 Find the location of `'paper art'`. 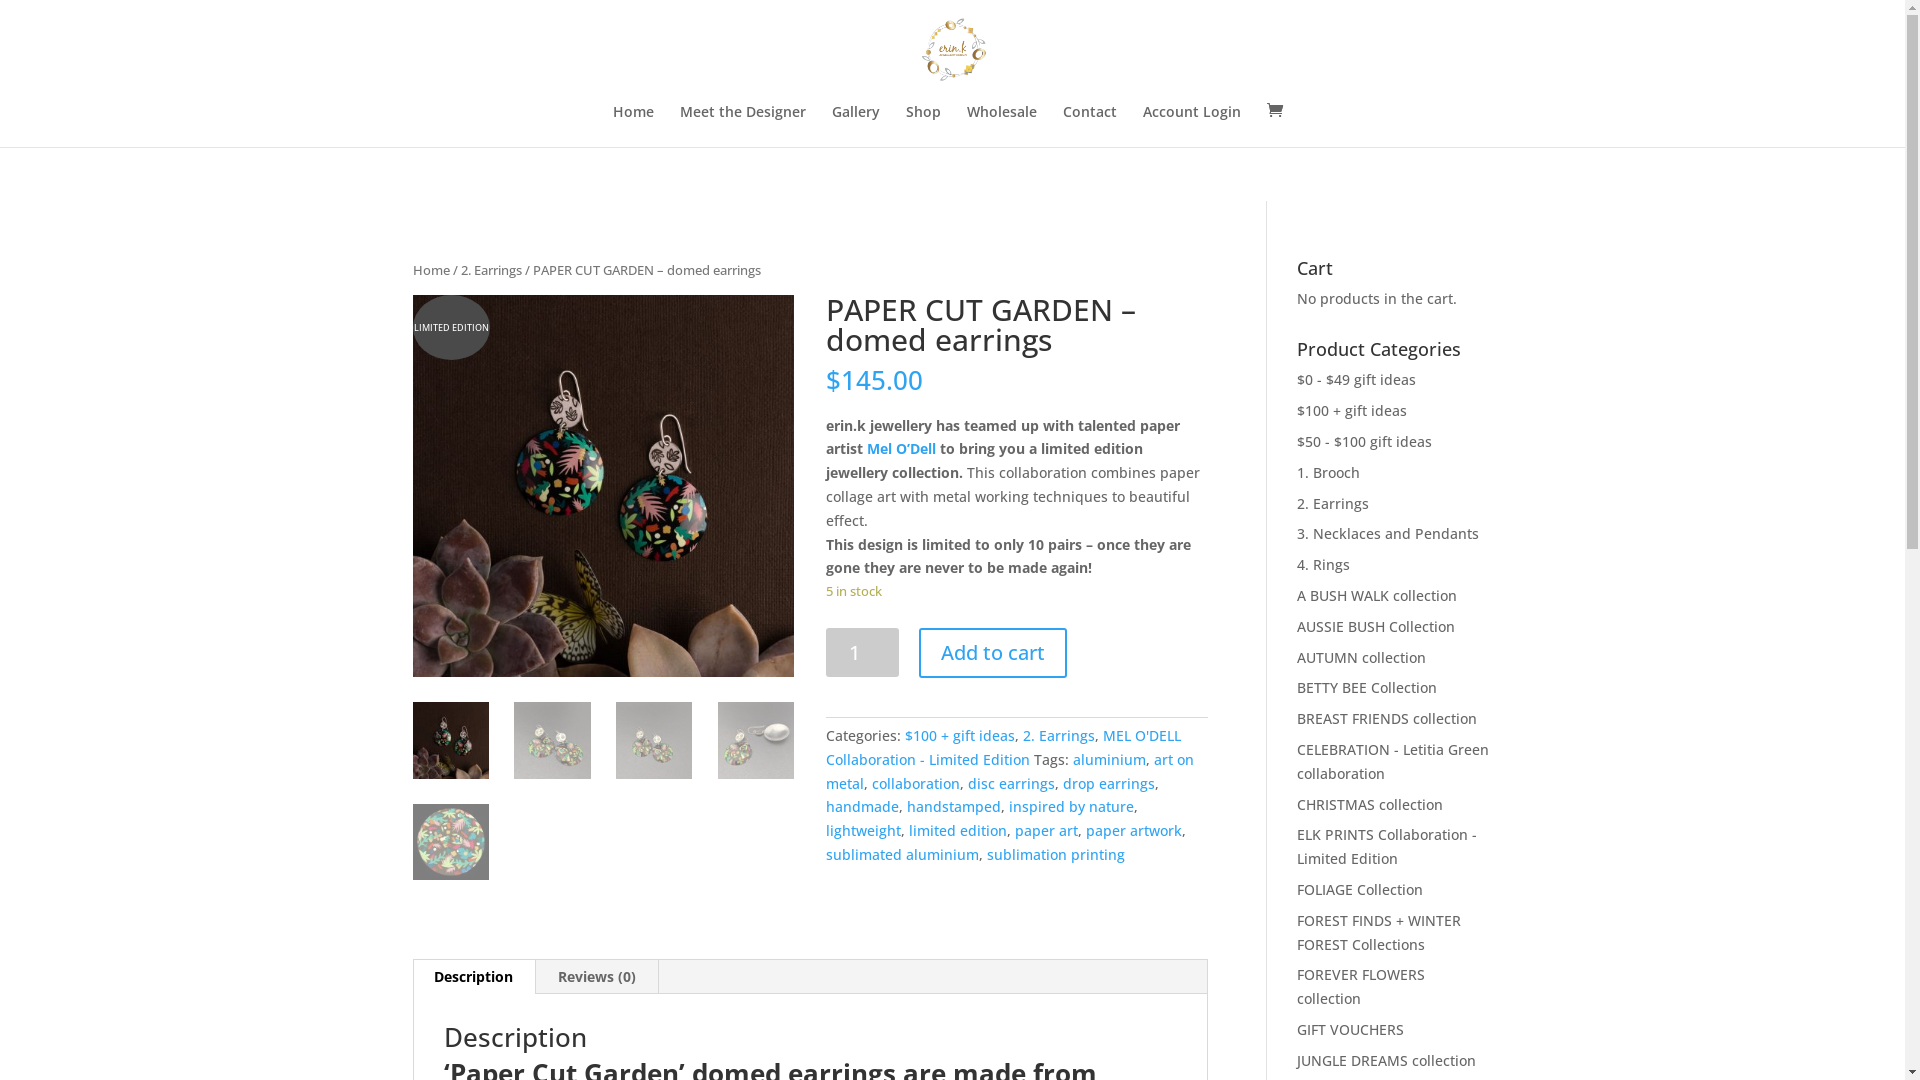

'paper art' is located at coordinates (1045, 830).